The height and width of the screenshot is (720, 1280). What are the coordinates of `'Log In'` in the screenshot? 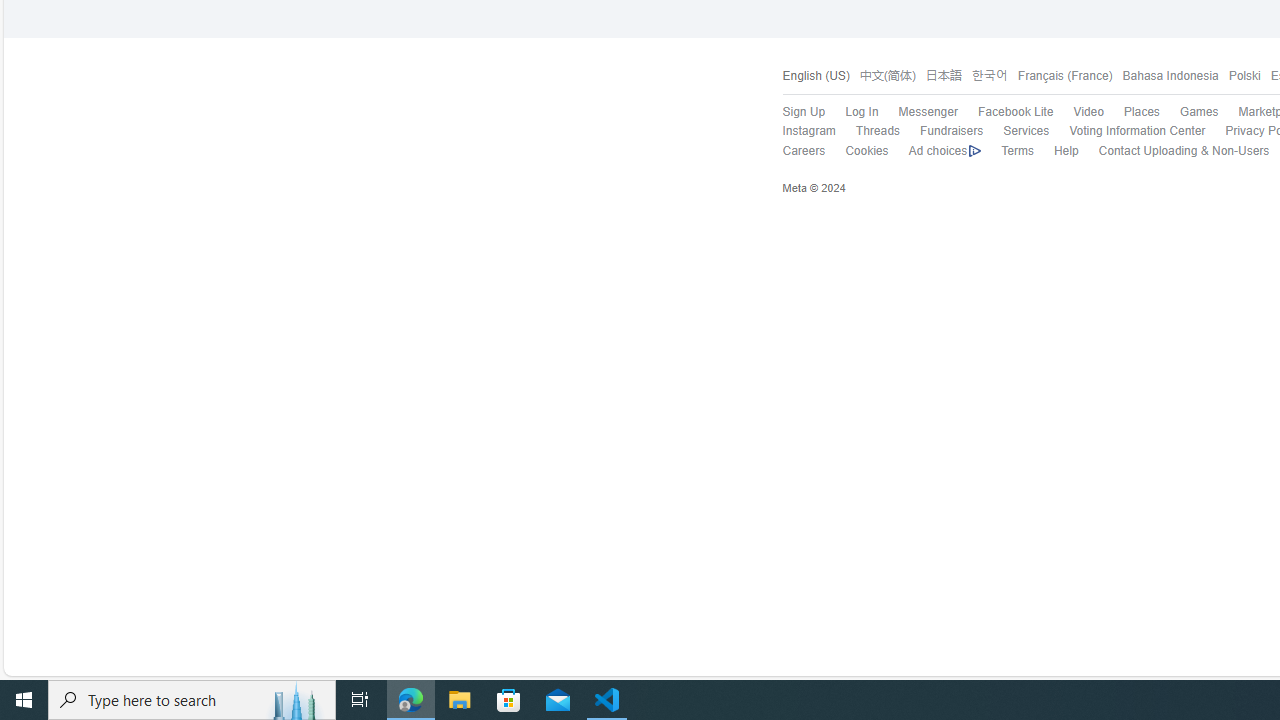 It's located at (862, 112).